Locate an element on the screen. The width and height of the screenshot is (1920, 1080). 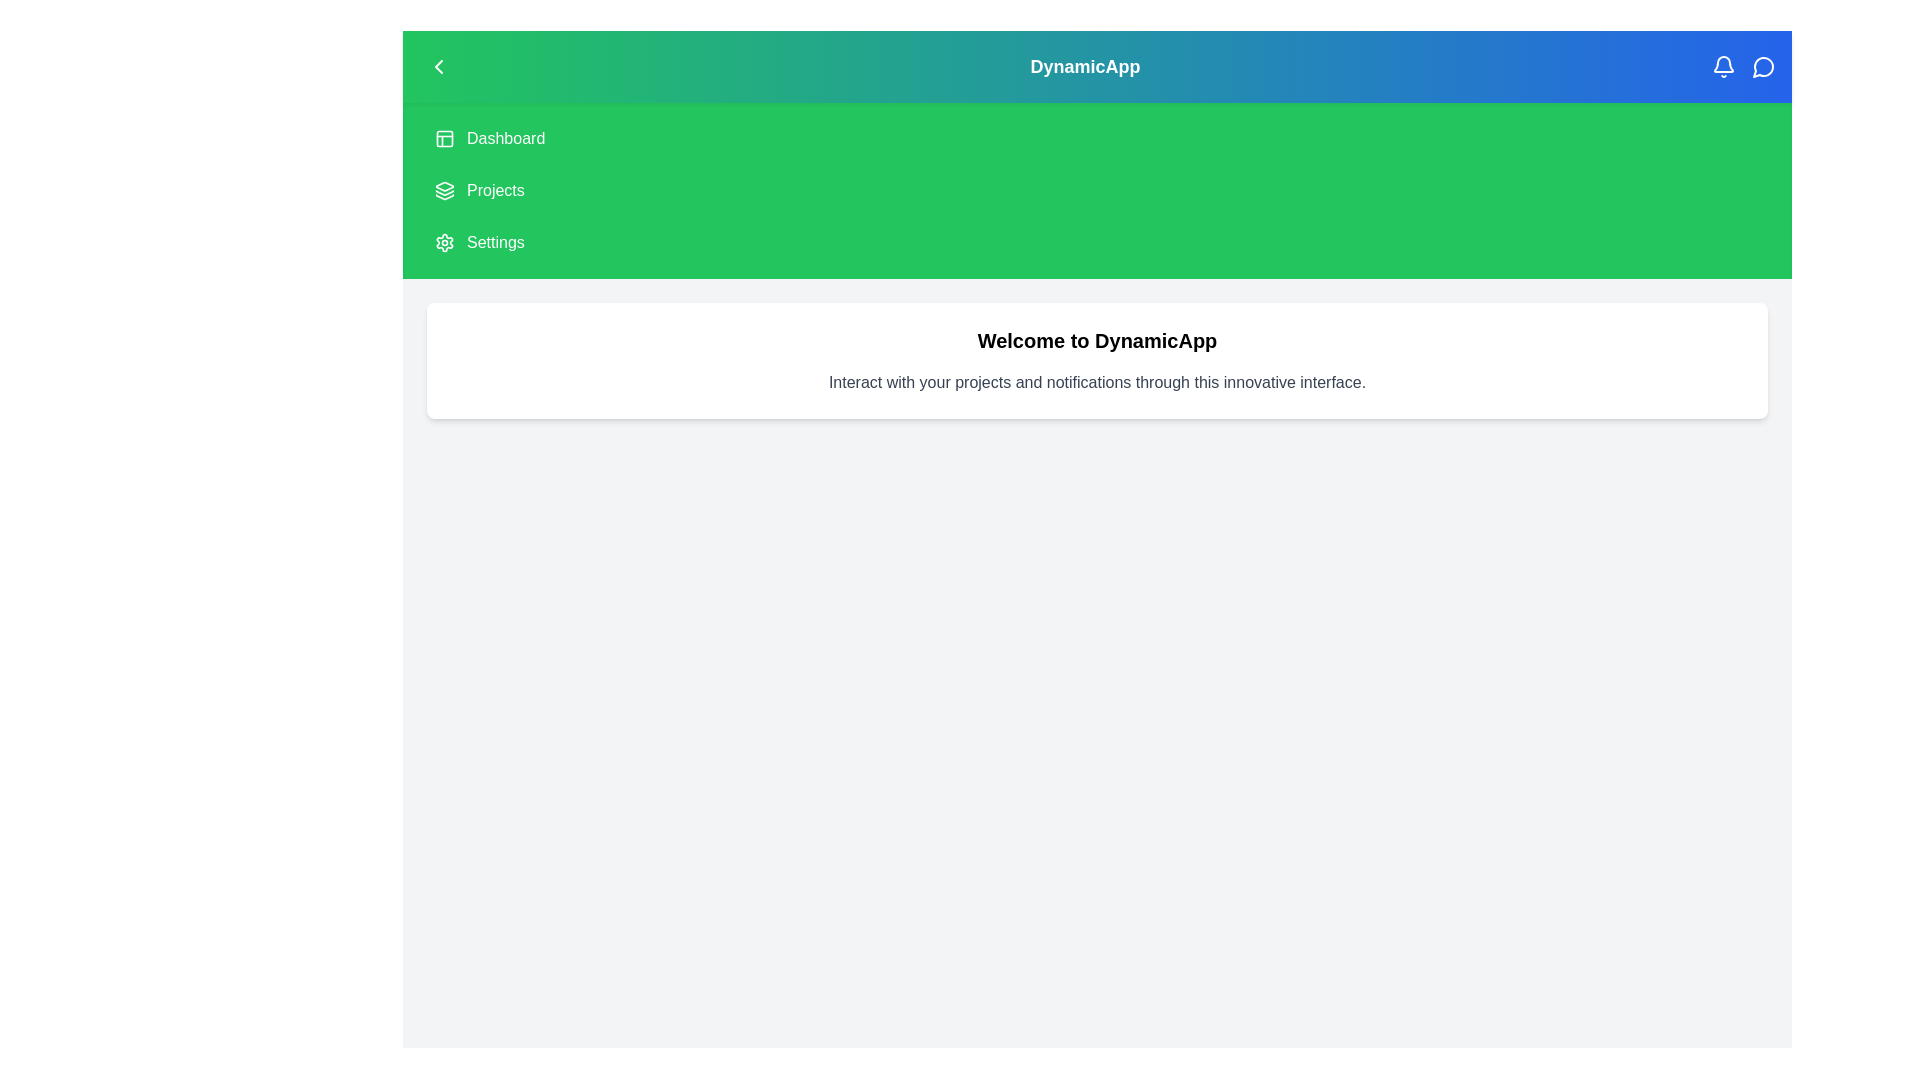
the message icon in the top-right corner of the DynamicAppBar is located at coordinates (1763, 65).